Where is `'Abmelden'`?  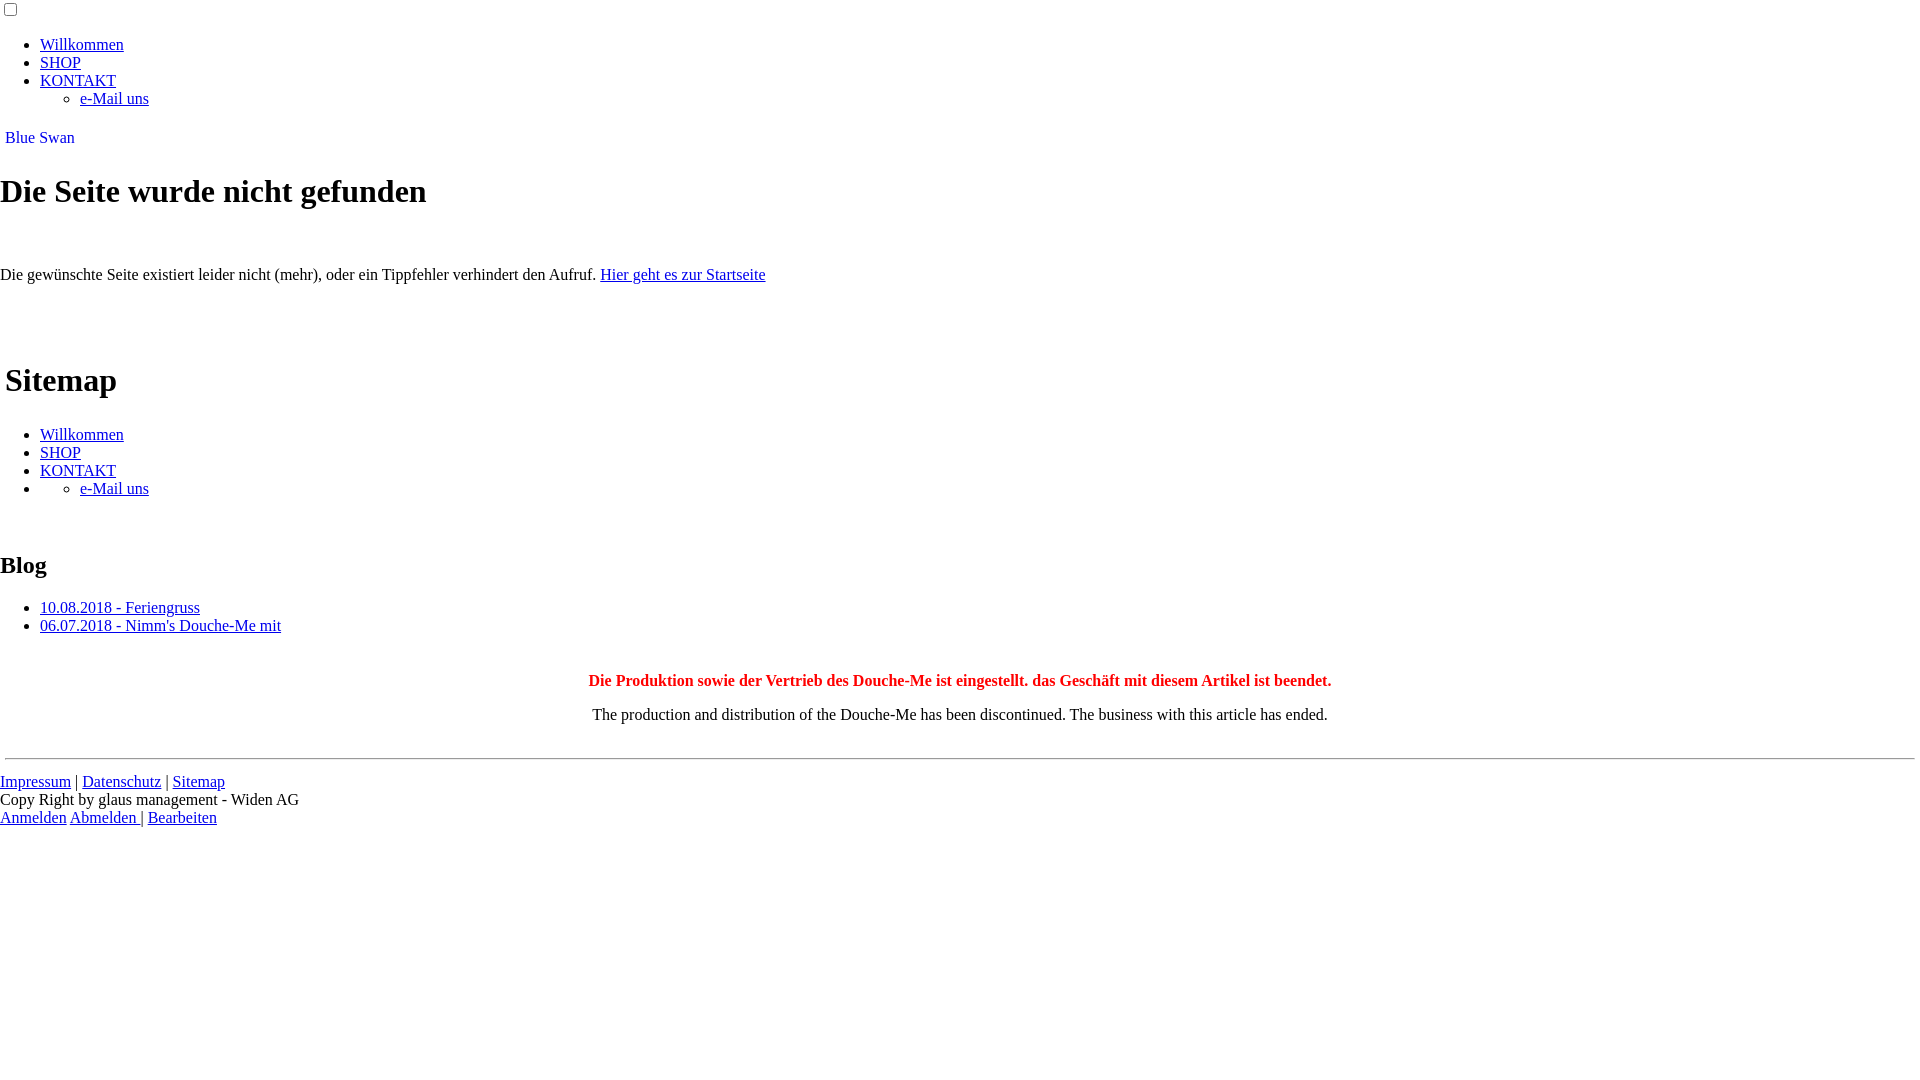 'Abmelden' is located at coordinates (104, 817).